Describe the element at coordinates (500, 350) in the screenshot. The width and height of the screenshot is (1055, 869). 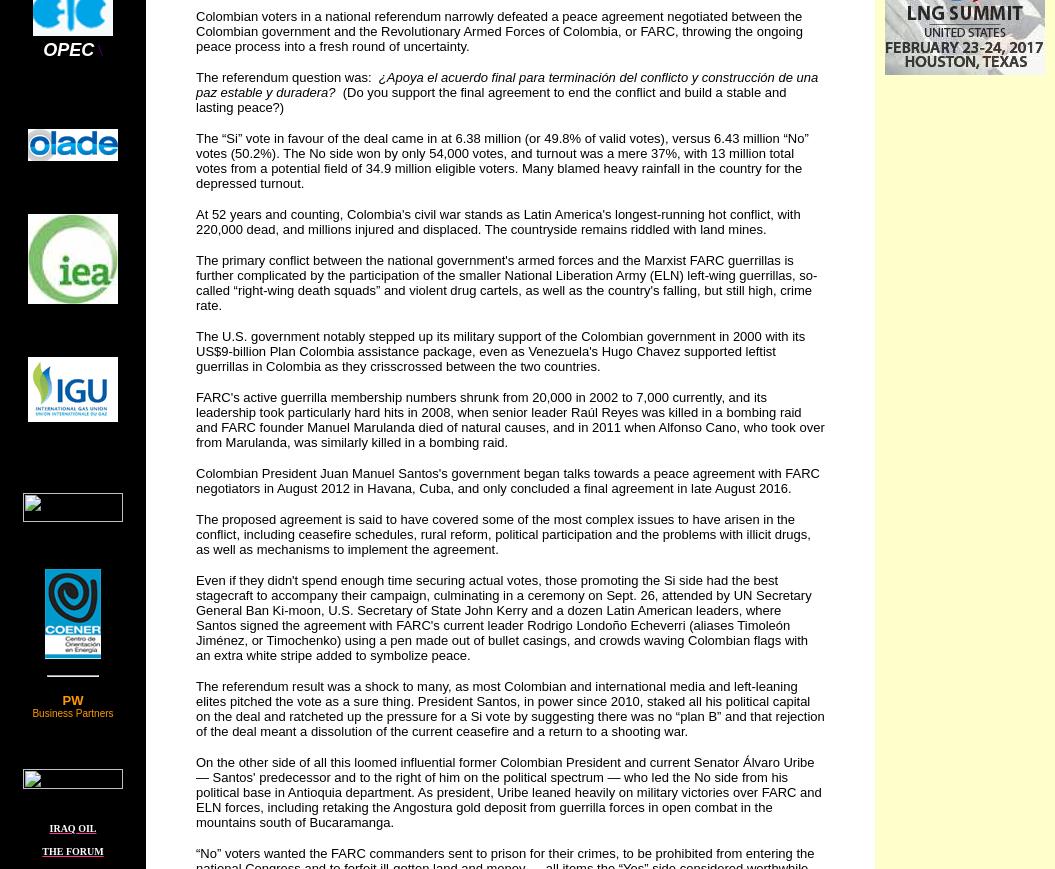
I see `'The U.S. government notably stepped up its military support of the Colombian government in 2000 with its US$9-billion Plan Colombia assistance package, even as Venezuela's Hugo Chavez supported leftist guerrillas in Colombia as they crisscrossed between the two countries.'` at that location.